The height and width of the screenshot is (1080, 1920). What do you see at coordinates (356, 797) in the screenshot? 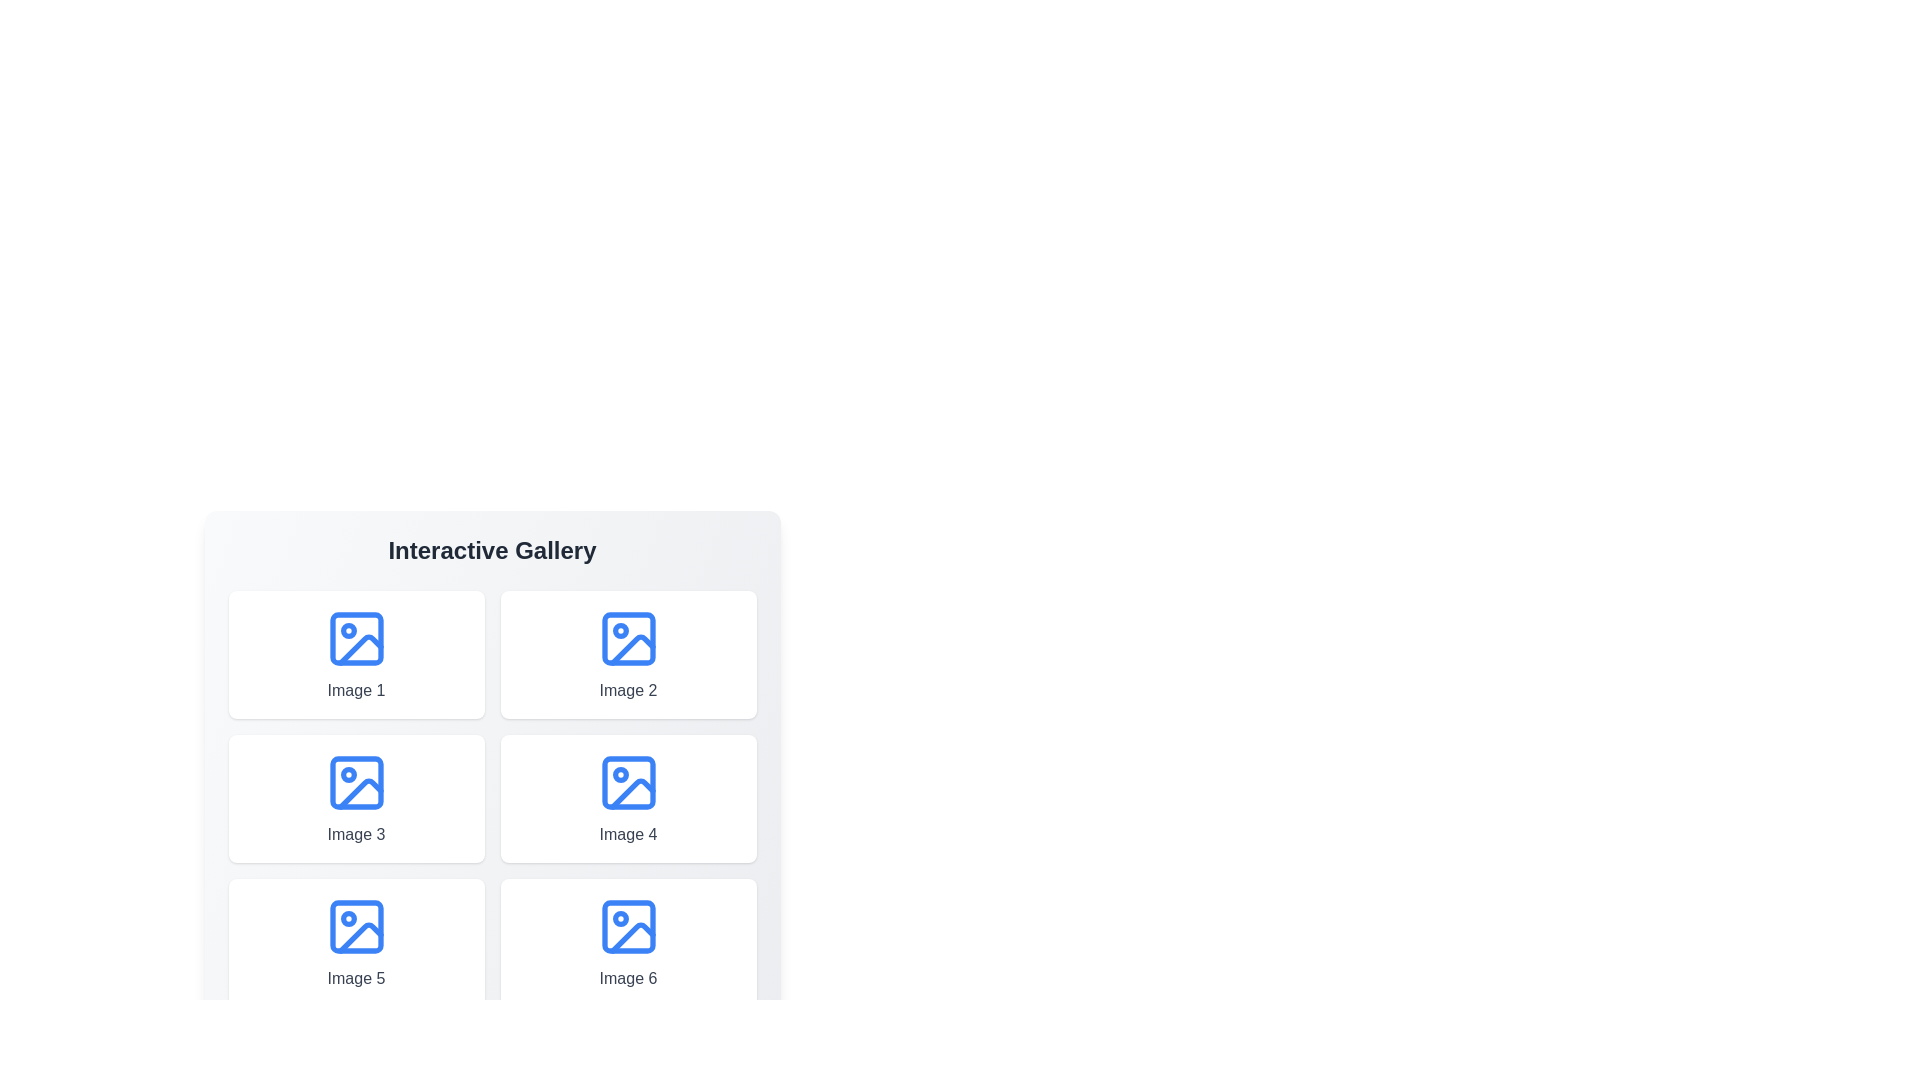
I see `the image titled 'Image 3' to see its hover effect` at bounding box center [356, 797].